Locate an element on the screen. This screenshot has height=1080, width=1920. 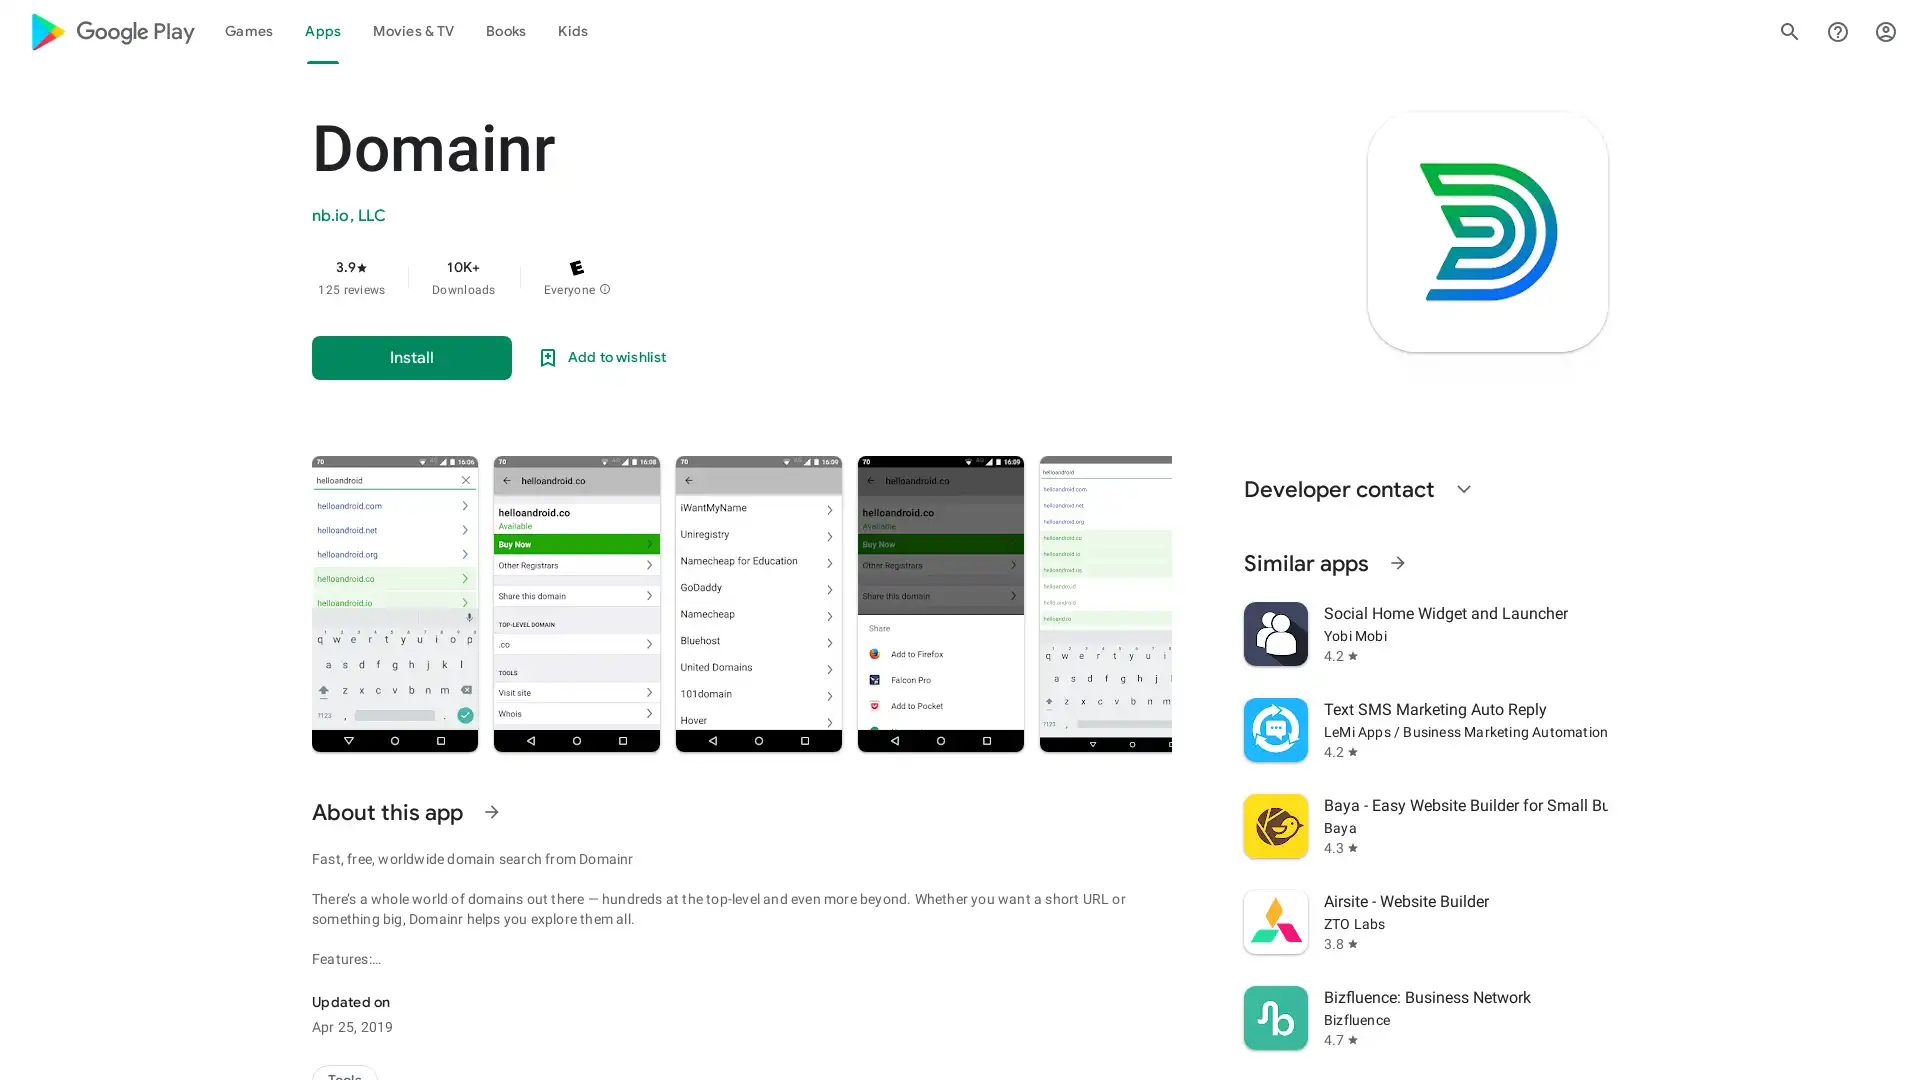
Expand is located at coordinates (1464, 489).